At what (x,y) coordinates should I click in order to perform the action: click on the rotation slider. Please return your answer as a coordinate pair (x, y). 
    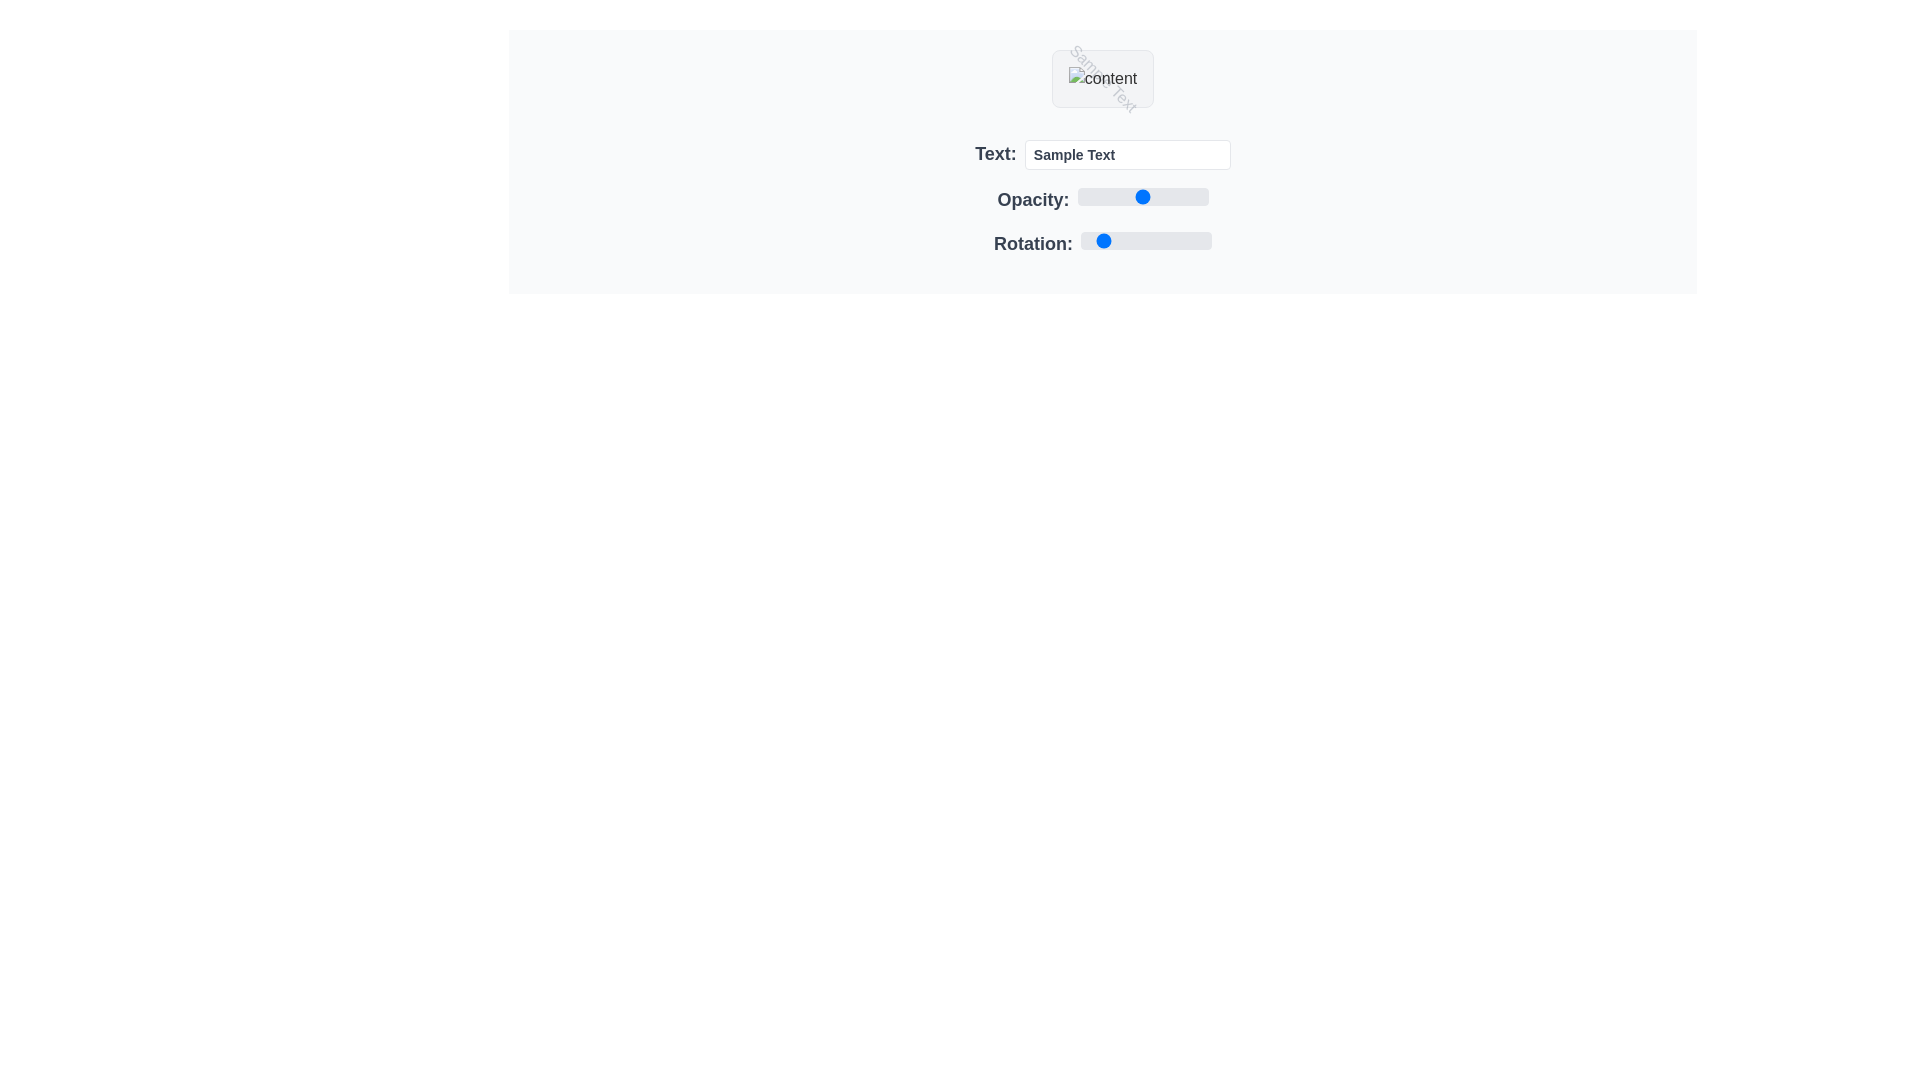
    Looking at the image, I should click on (1201, 239).